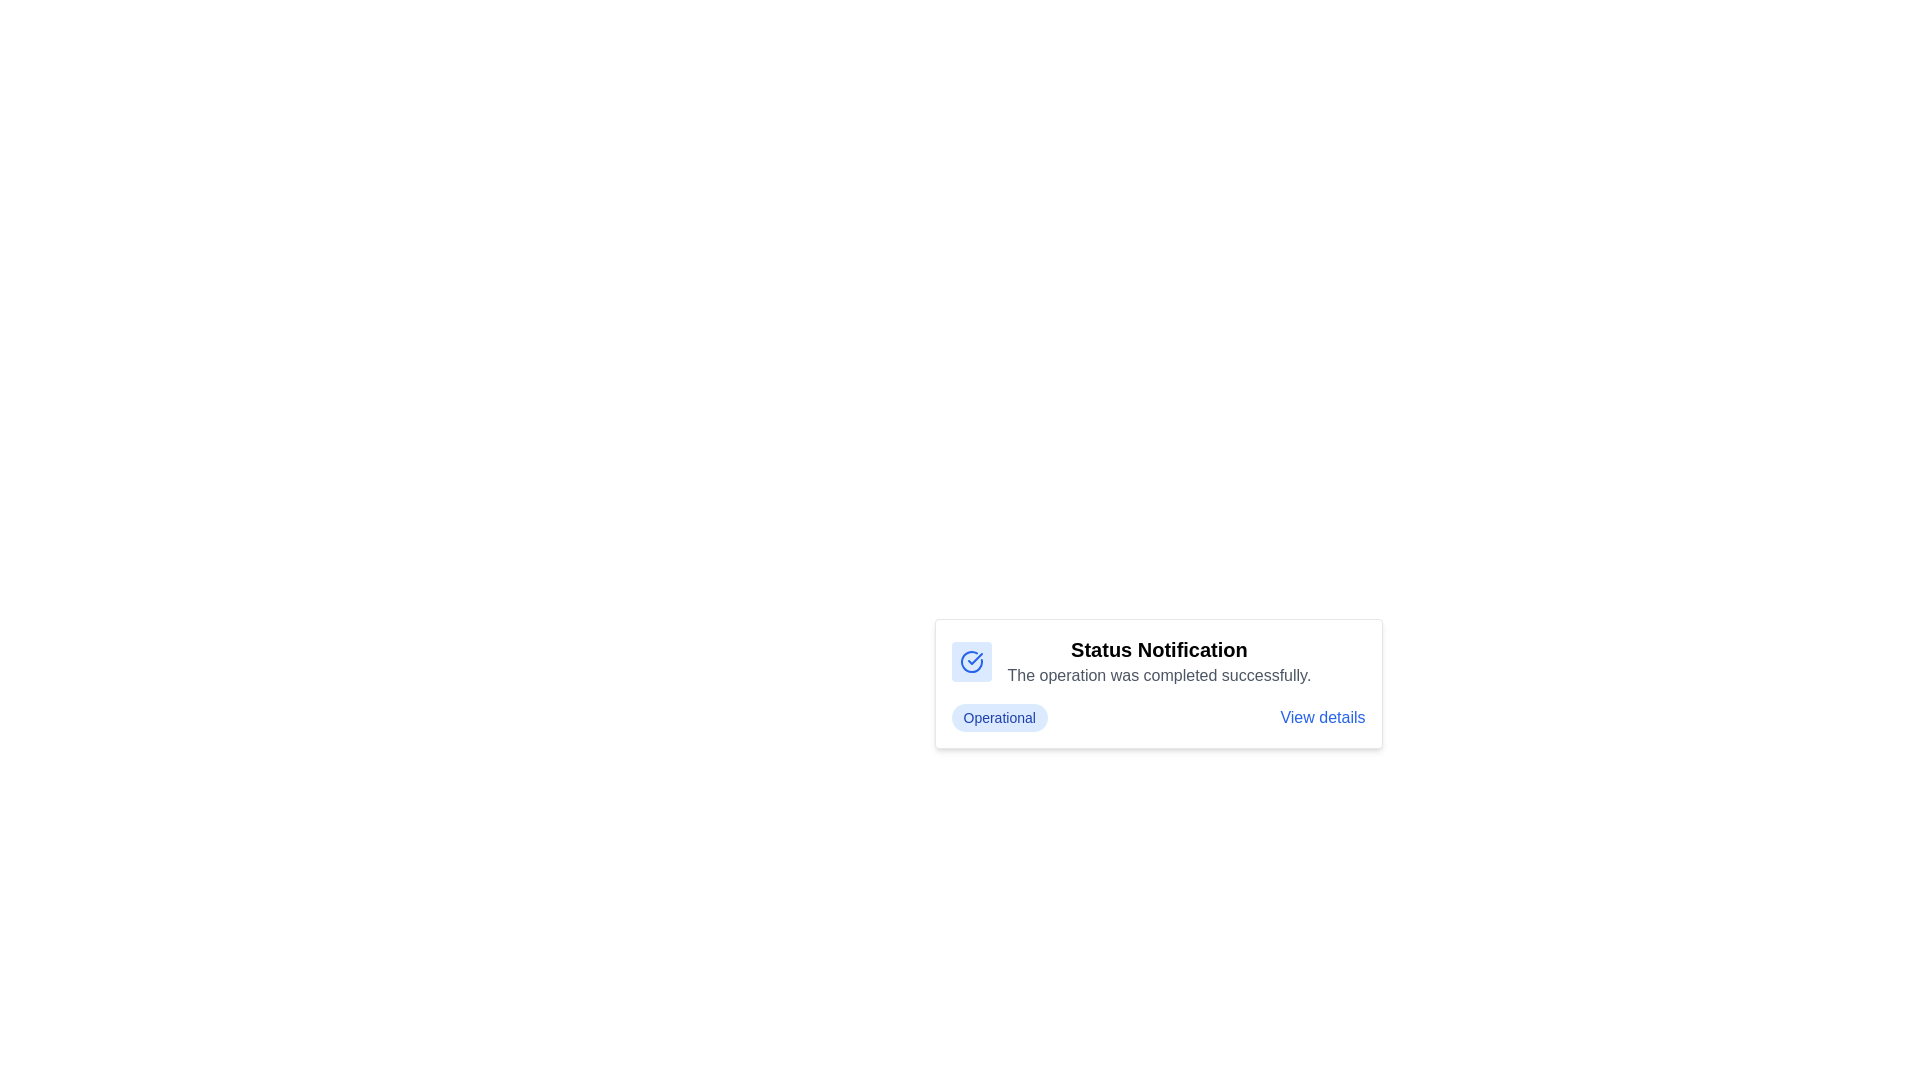 This screenshot has height=1080, width=1920. What do you see at coordinates (1159, 675) in the screenshot?
I see `the confirmation message text that indicates successful completion of an operation, located beneath the 'Status Notification' heading` at bounding box center [1159, 675].